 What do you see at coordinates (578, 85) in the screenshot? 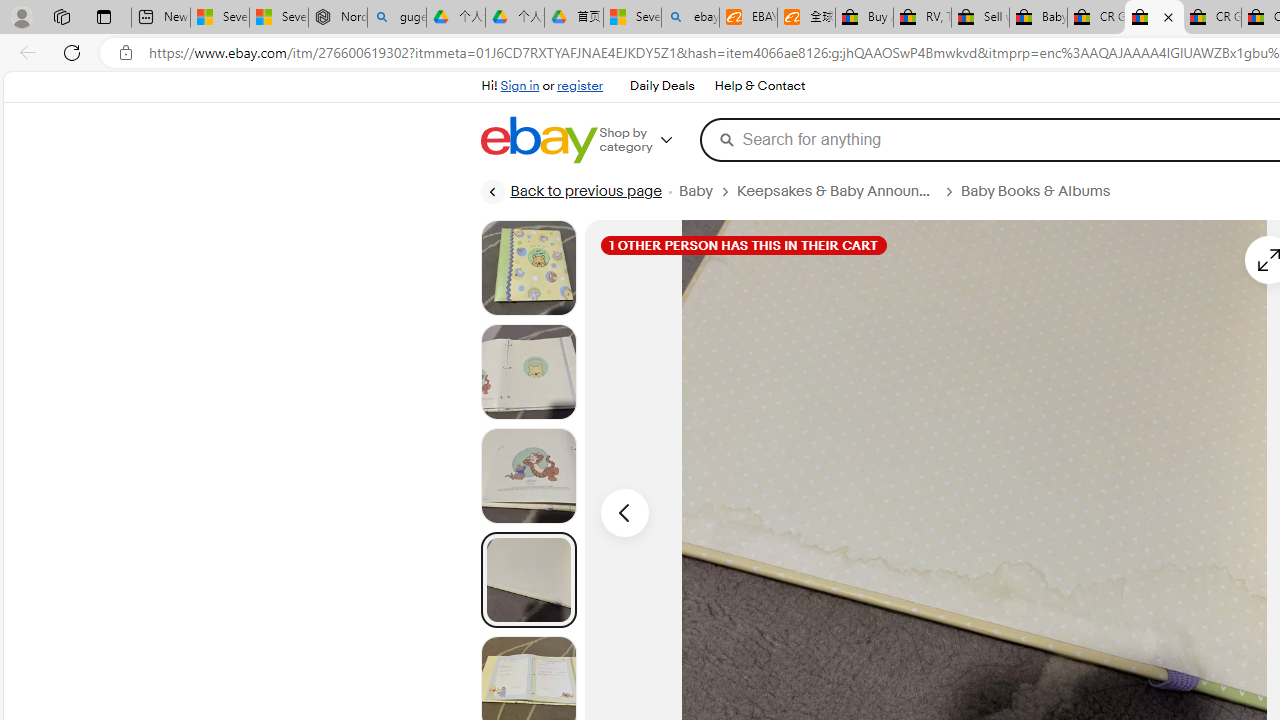
I see `'register'` at bounding box center [578, 85].